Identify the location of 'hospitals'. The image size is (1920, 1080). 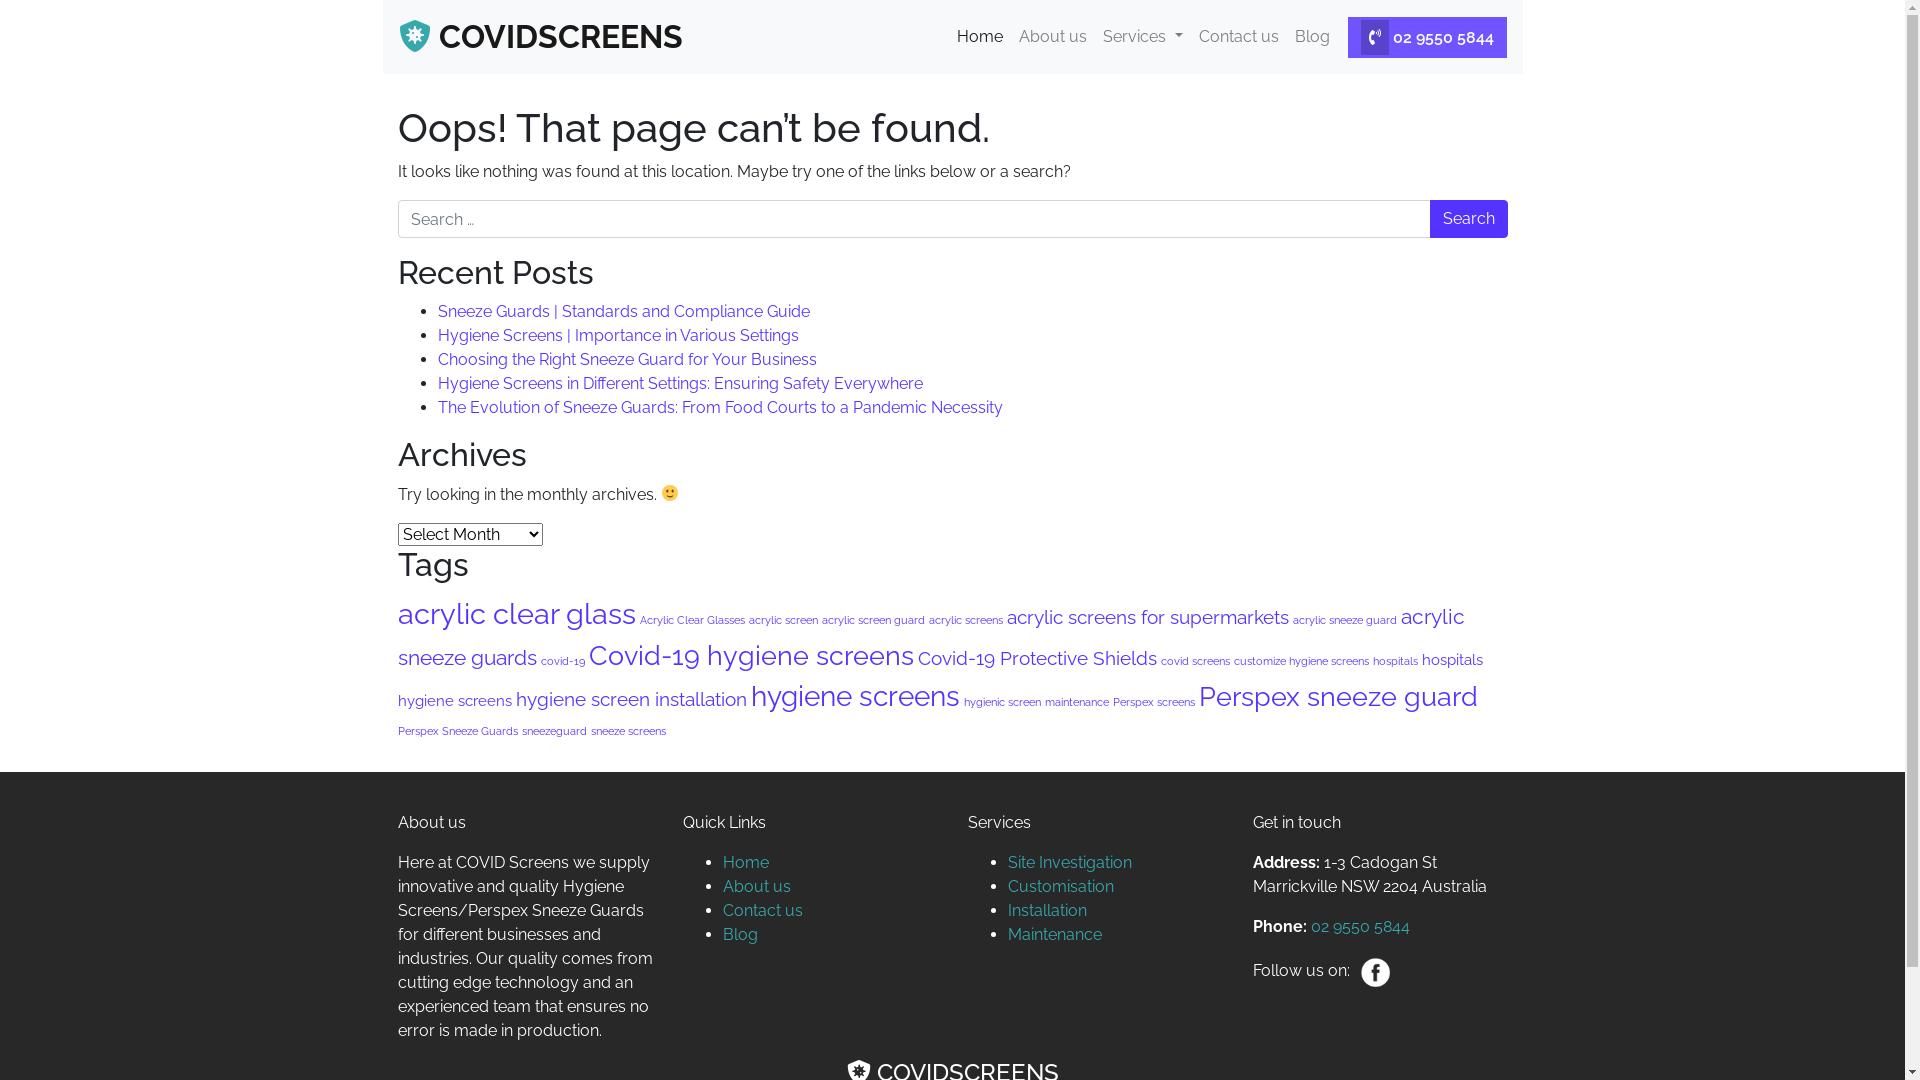
(1393, 660).